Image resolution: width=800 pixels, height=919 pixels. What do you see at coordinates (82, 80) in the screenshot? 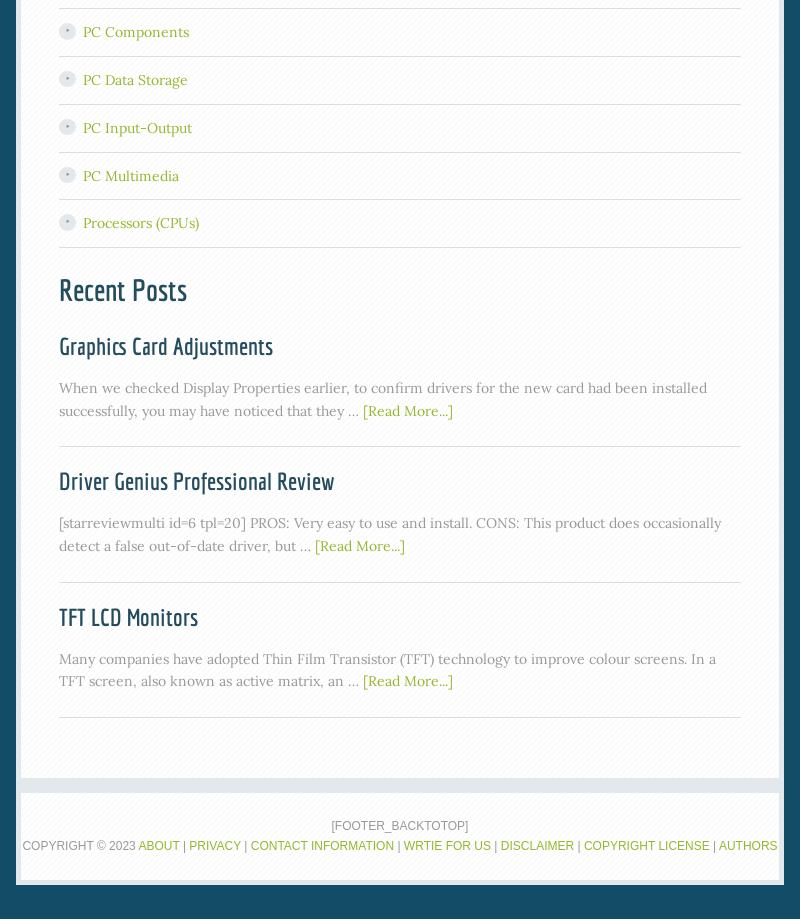
I see `'PC Data Storage'` at bounding box center [82, 80].